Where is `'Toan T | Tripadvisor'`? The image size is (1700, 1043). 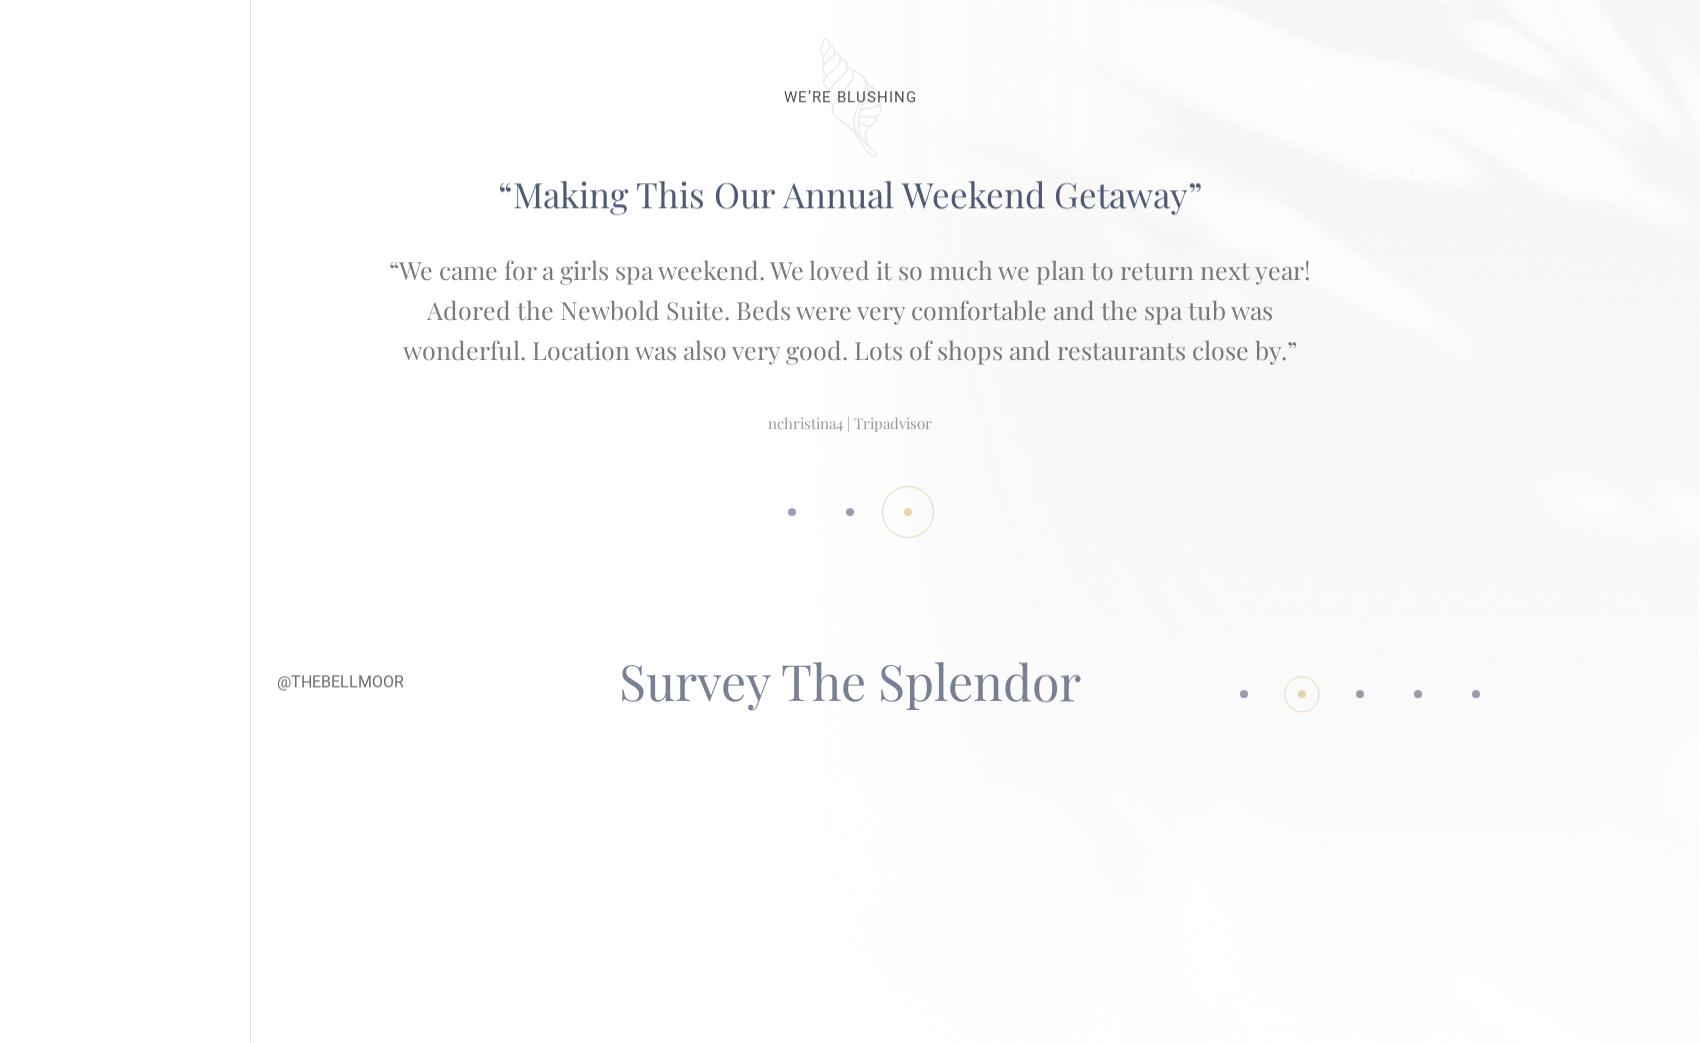
'Toan T | Tripadvisor' is located at coordinates (850, 366).